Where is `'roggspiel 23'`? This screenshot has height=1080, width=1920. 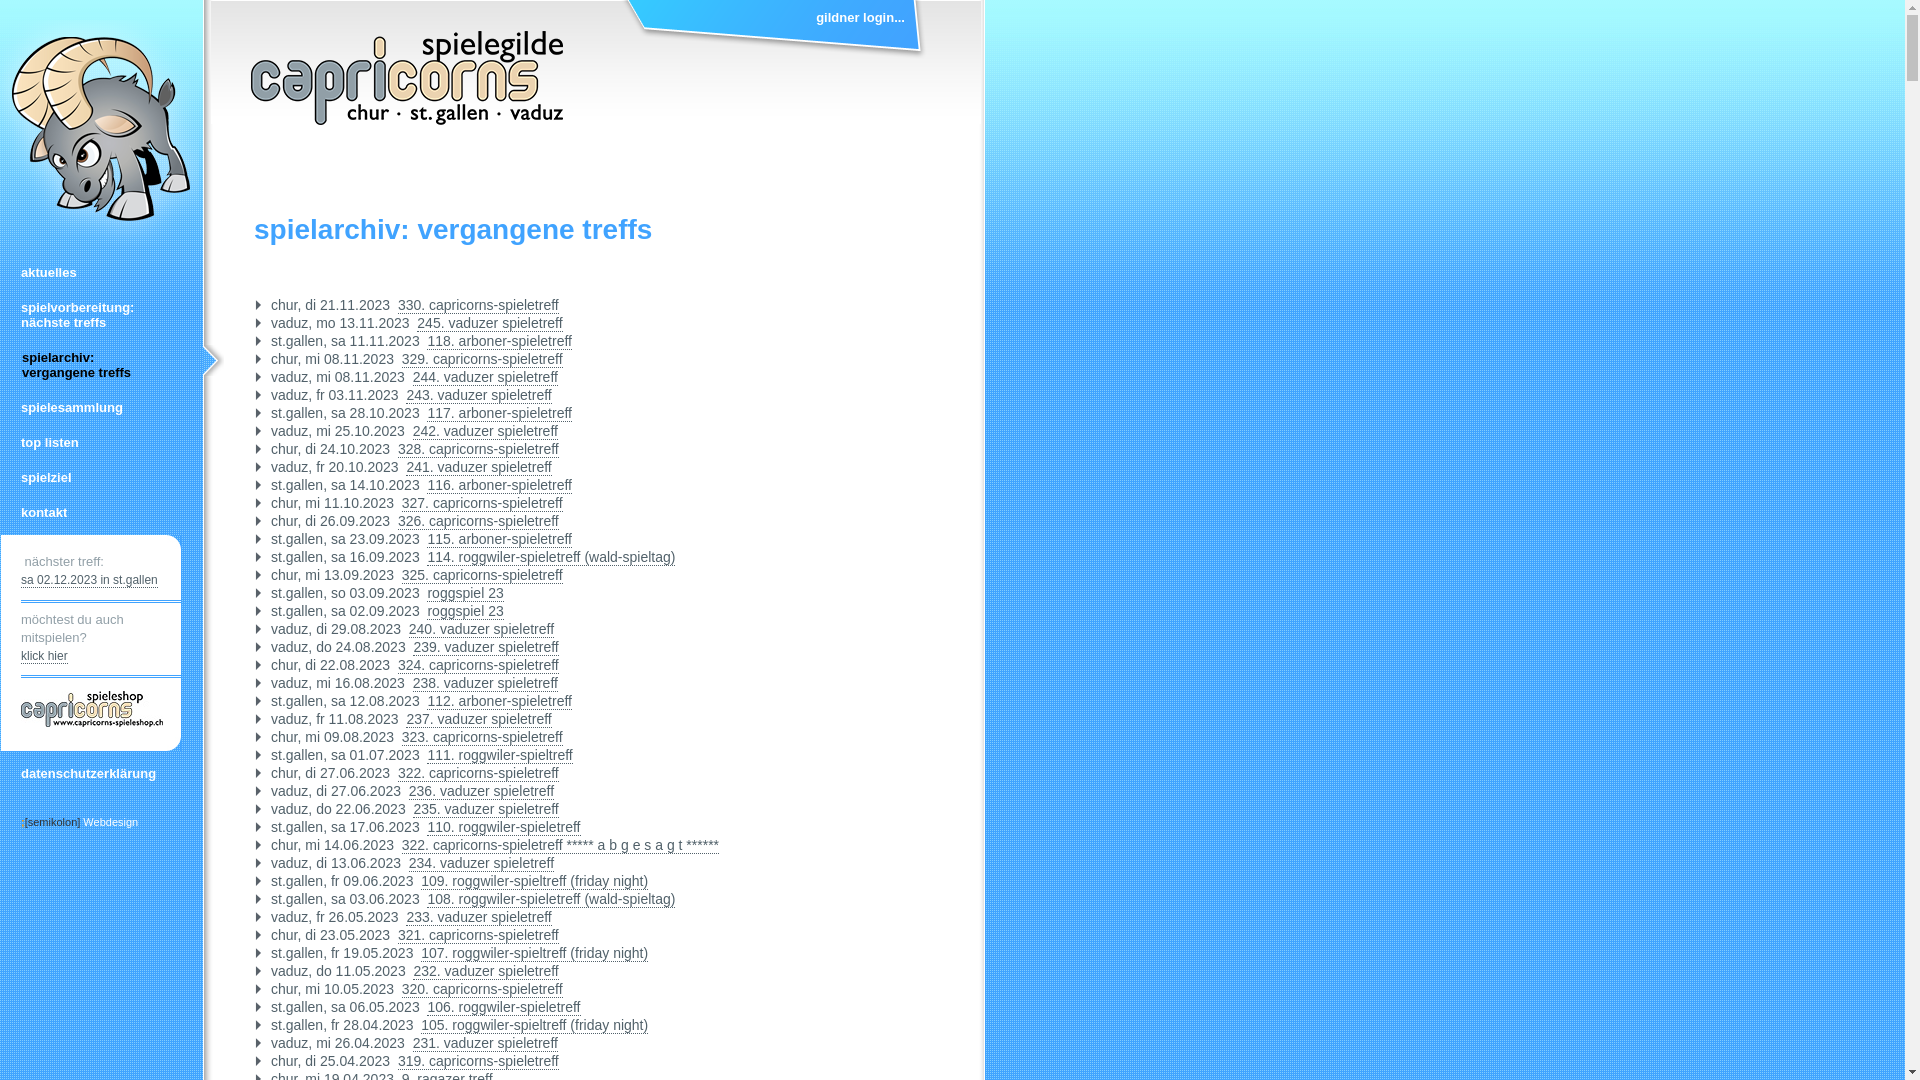 'roggspiel 23' is located at coordinates (464, 610).